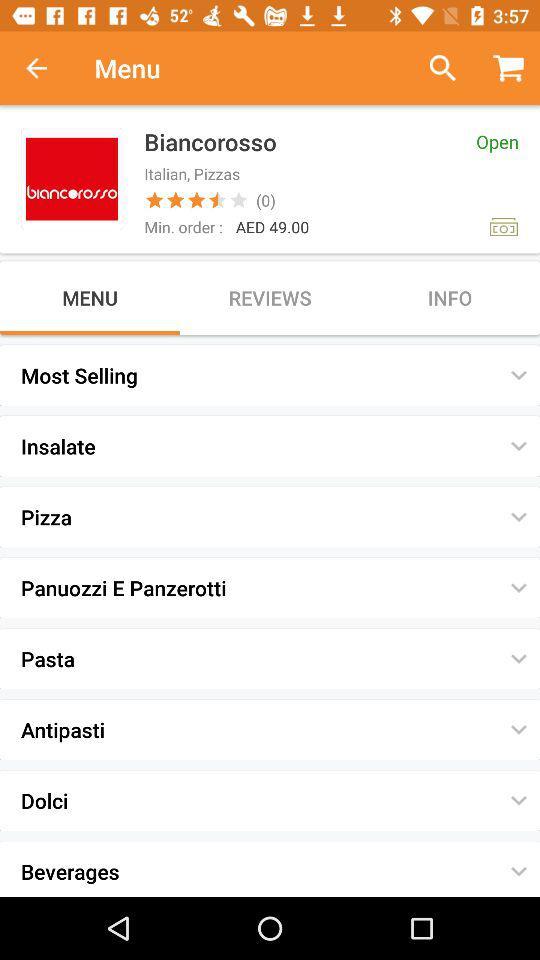 The height and width of the screenshot is (960, 540). Describe the element at coordinates (434, 68) in the screenshot. I see `etc` at that location.